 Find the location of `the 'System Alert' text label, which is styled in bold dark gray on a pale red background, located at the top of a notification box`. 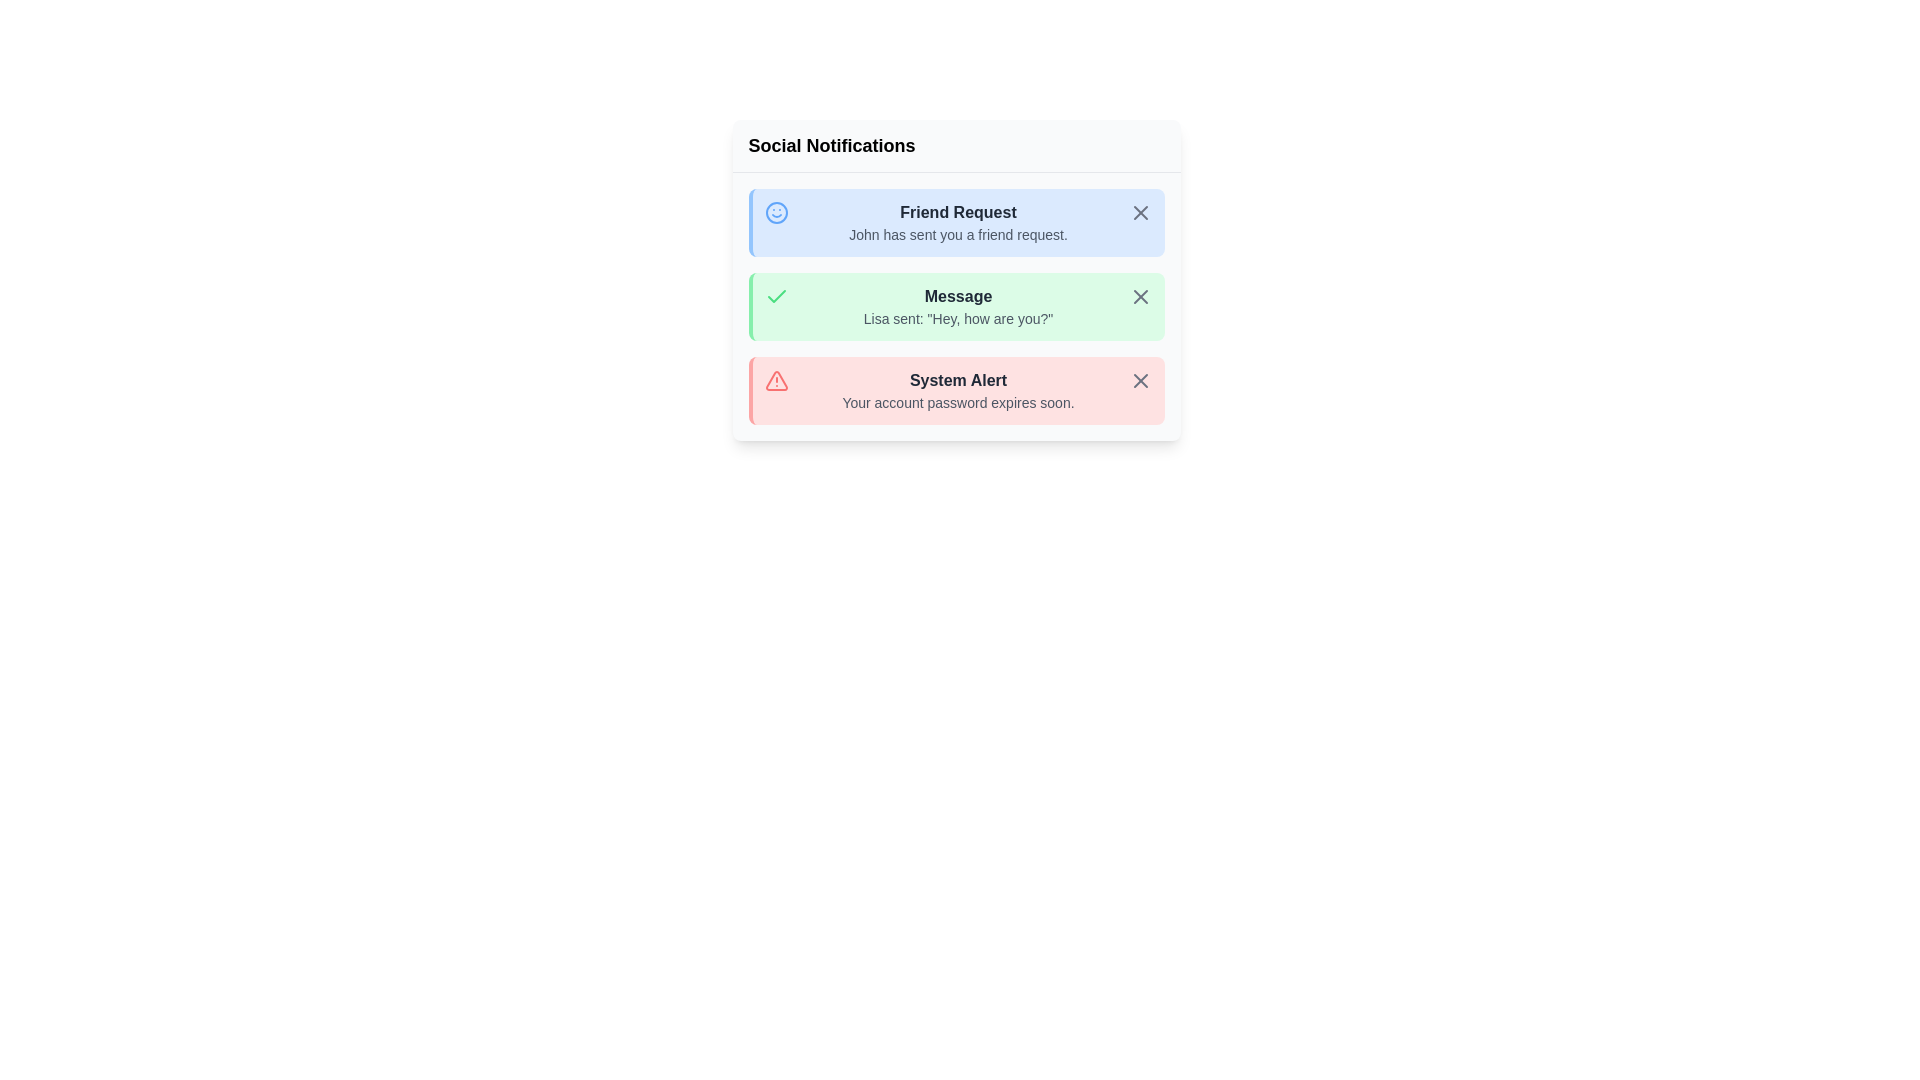

the 'System Alert' text label, which is styled in bold dark gray on a pale red background, located at the top of a notification box is located at coordinates (957, 381).